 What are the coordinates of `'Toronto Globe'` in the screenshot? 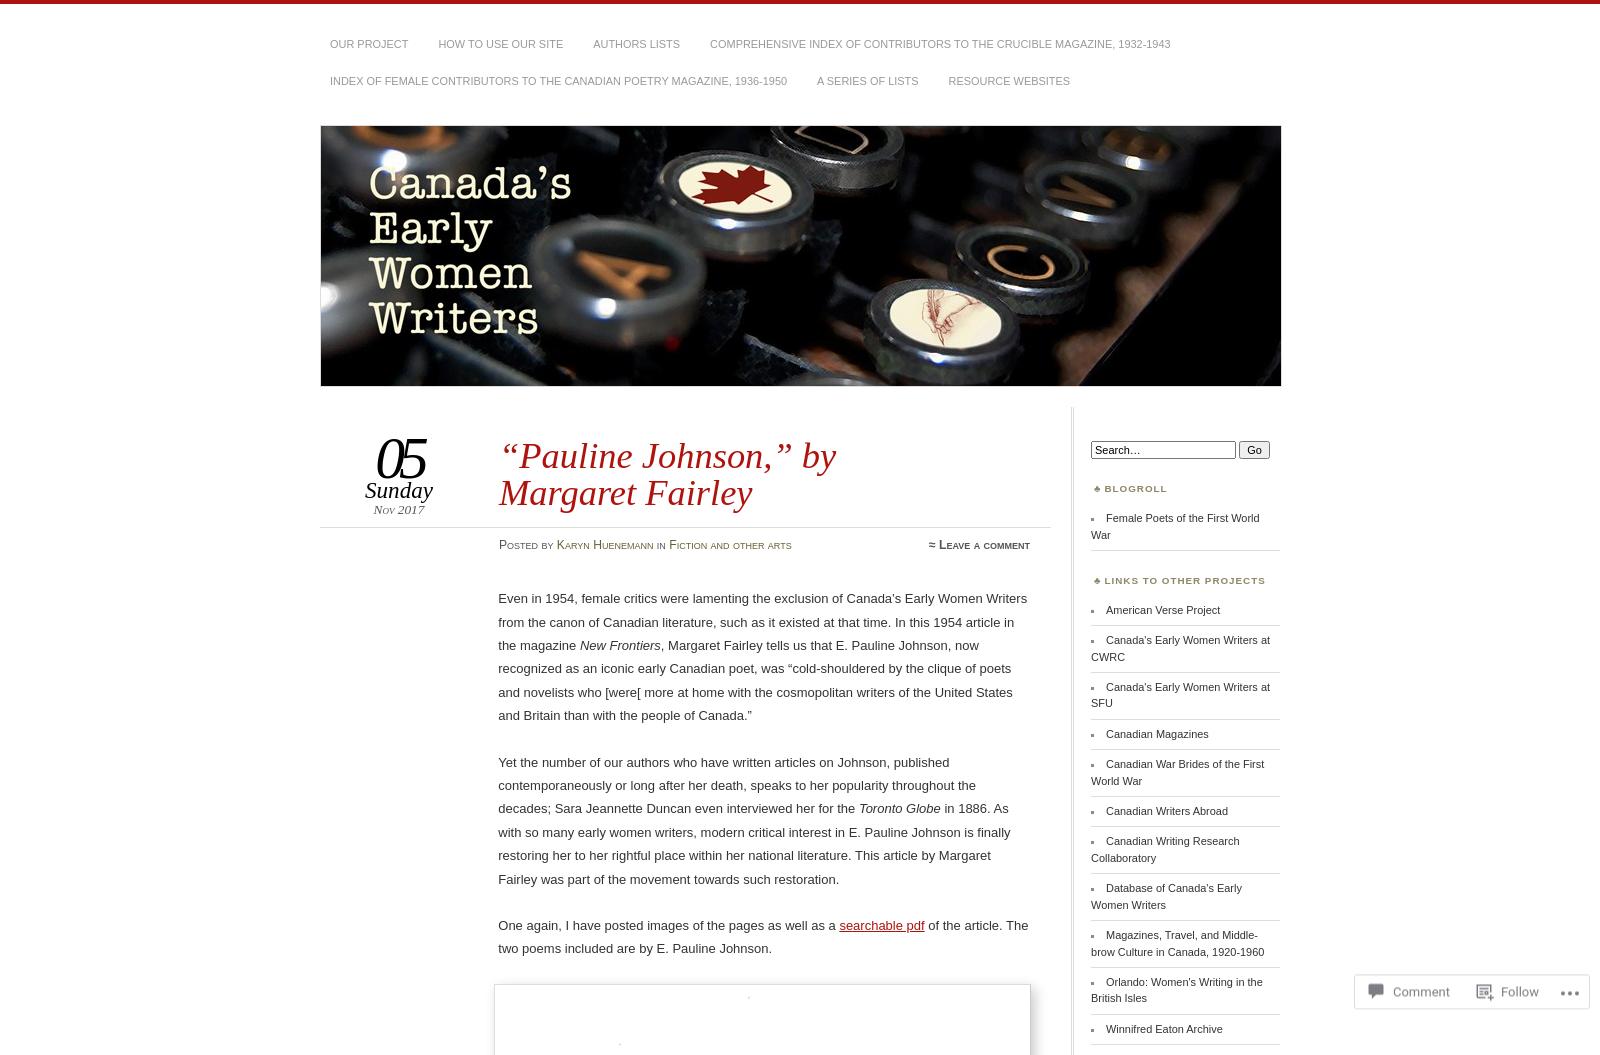 It's located at (857, 807).